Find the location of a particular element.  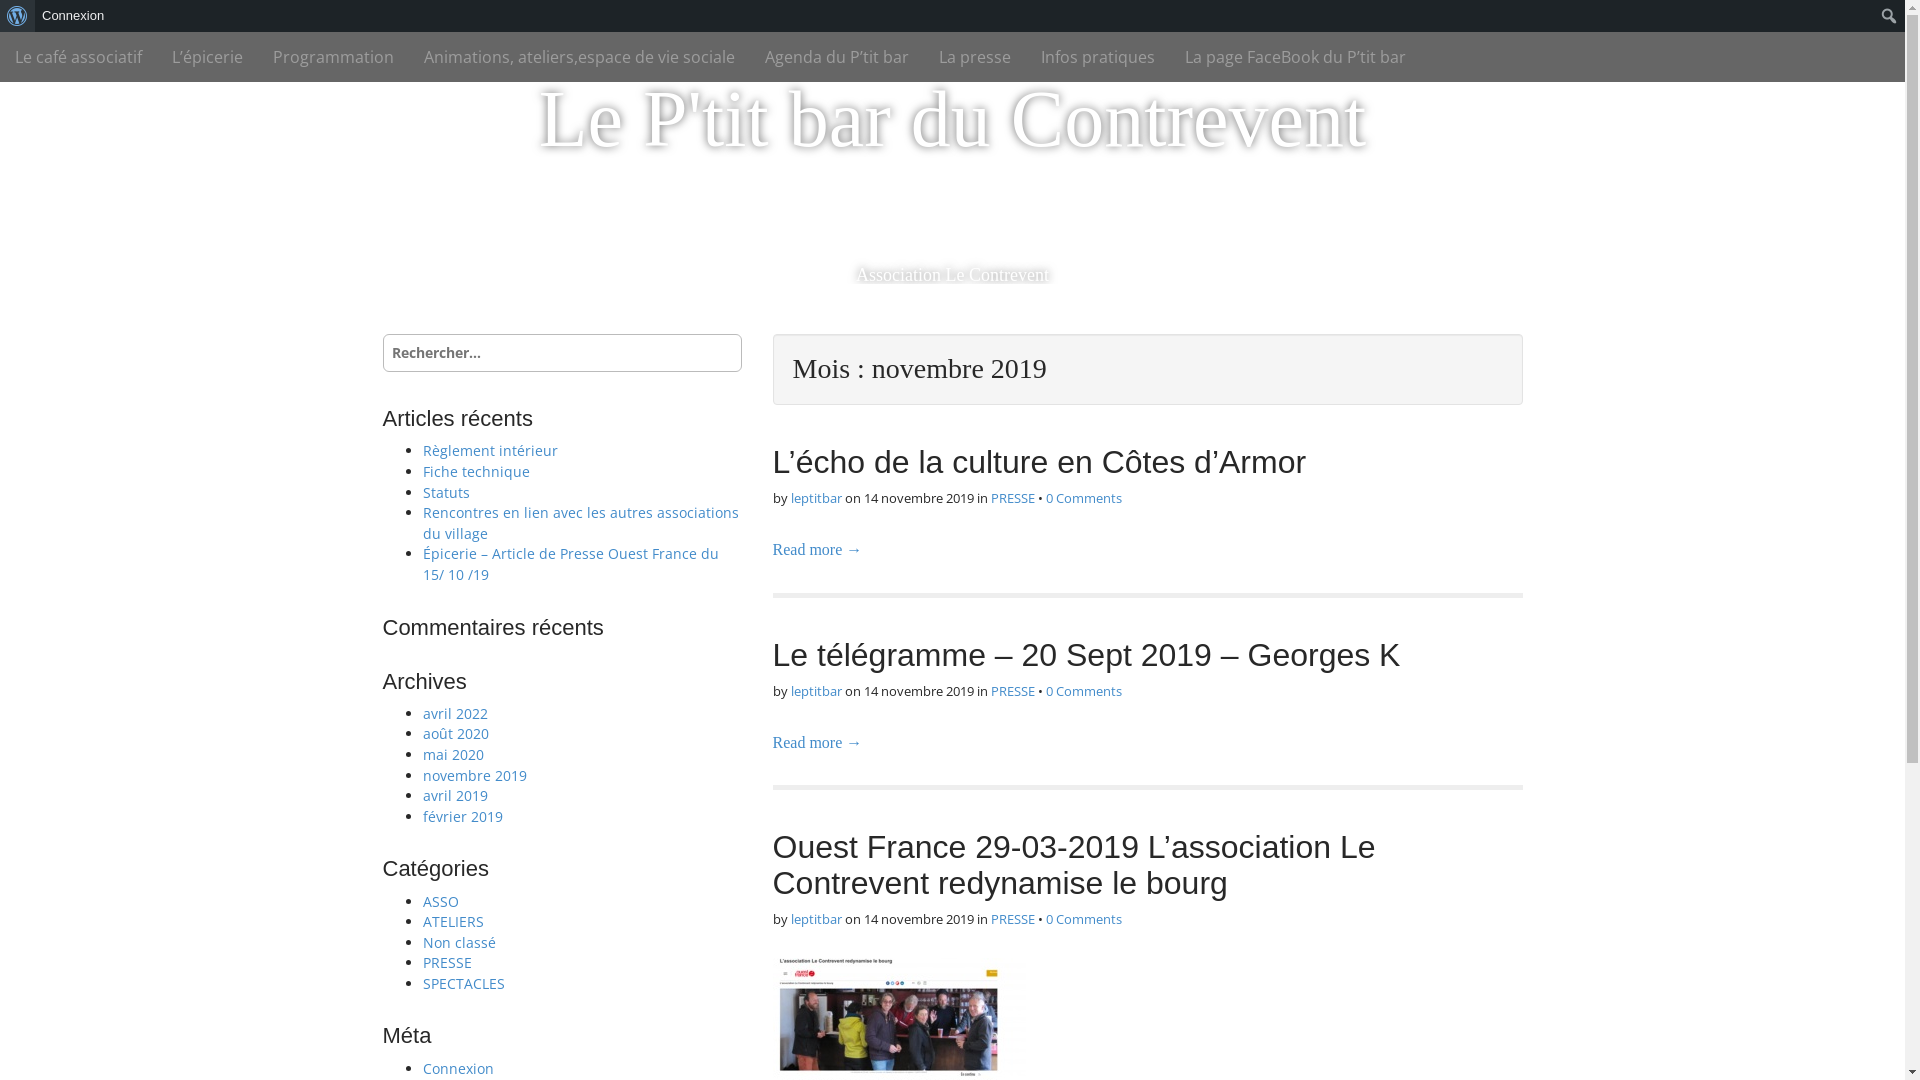

'Animations, ateliers,espace de vie sociale' is located at coordinates (578, 56).